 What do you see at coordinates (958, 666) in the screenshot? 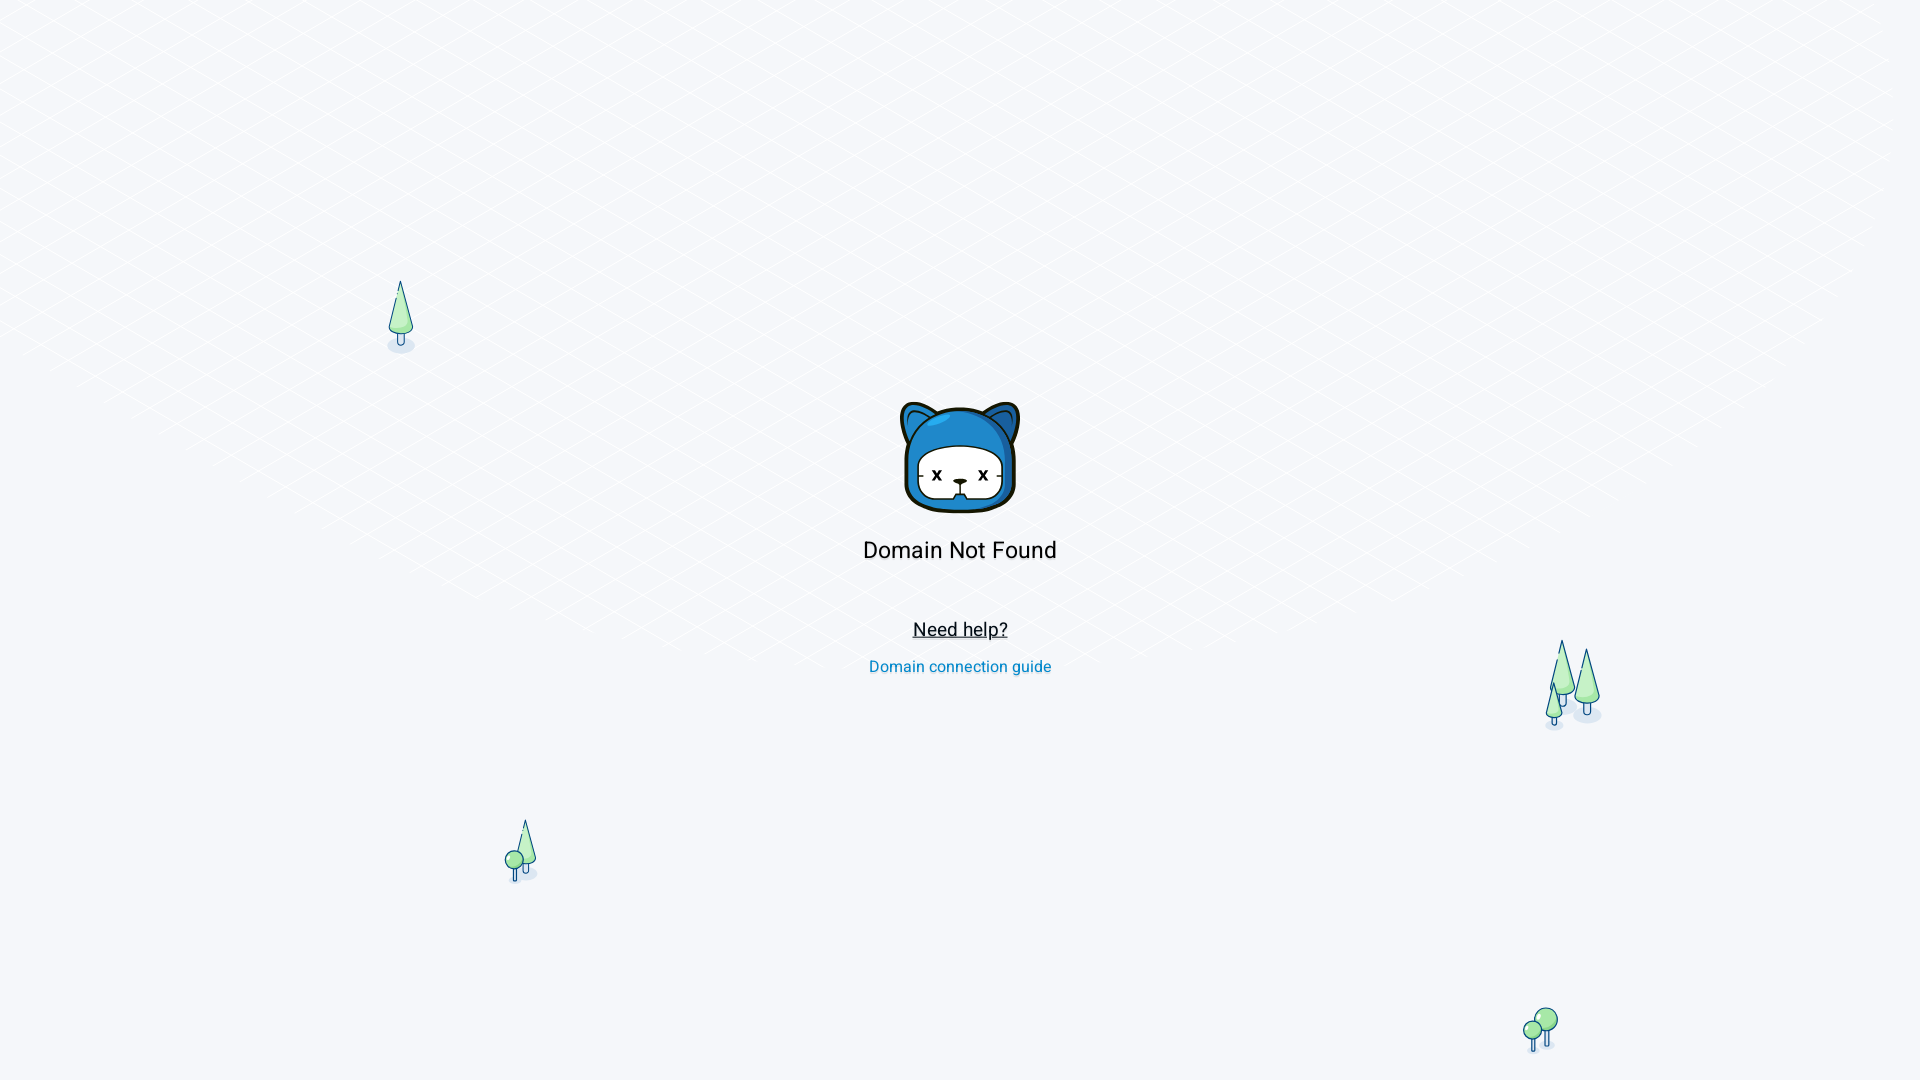
I see `'Domain connection guide'` at bounding box center [958, 666].